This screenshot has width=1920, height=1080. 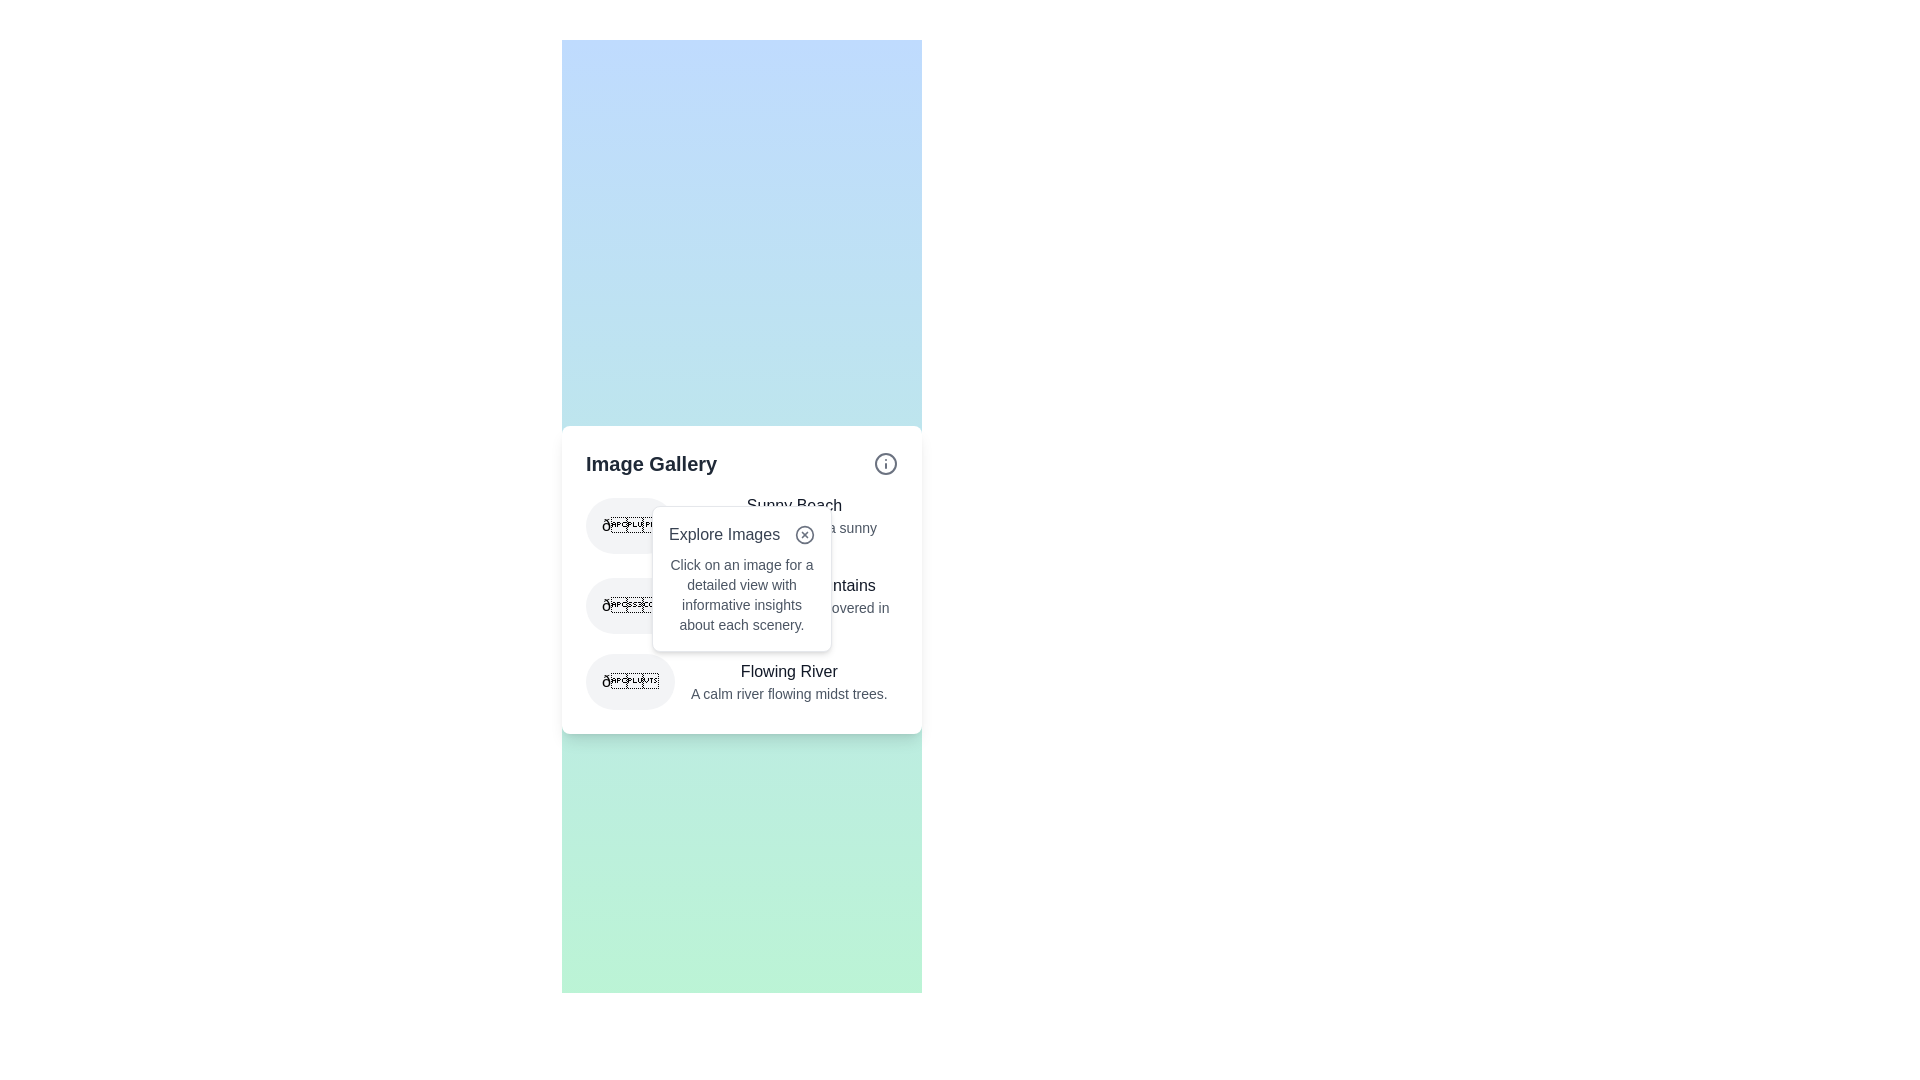 What do you see at coordinates (788, 681) in the screenshot?
I see `the Text block containing the title 'Flowing River' and the description 'A calm river flowing midst trees.' located at the bottom section of the 'Image Gallery' interface` at bounding box center [788, 681].